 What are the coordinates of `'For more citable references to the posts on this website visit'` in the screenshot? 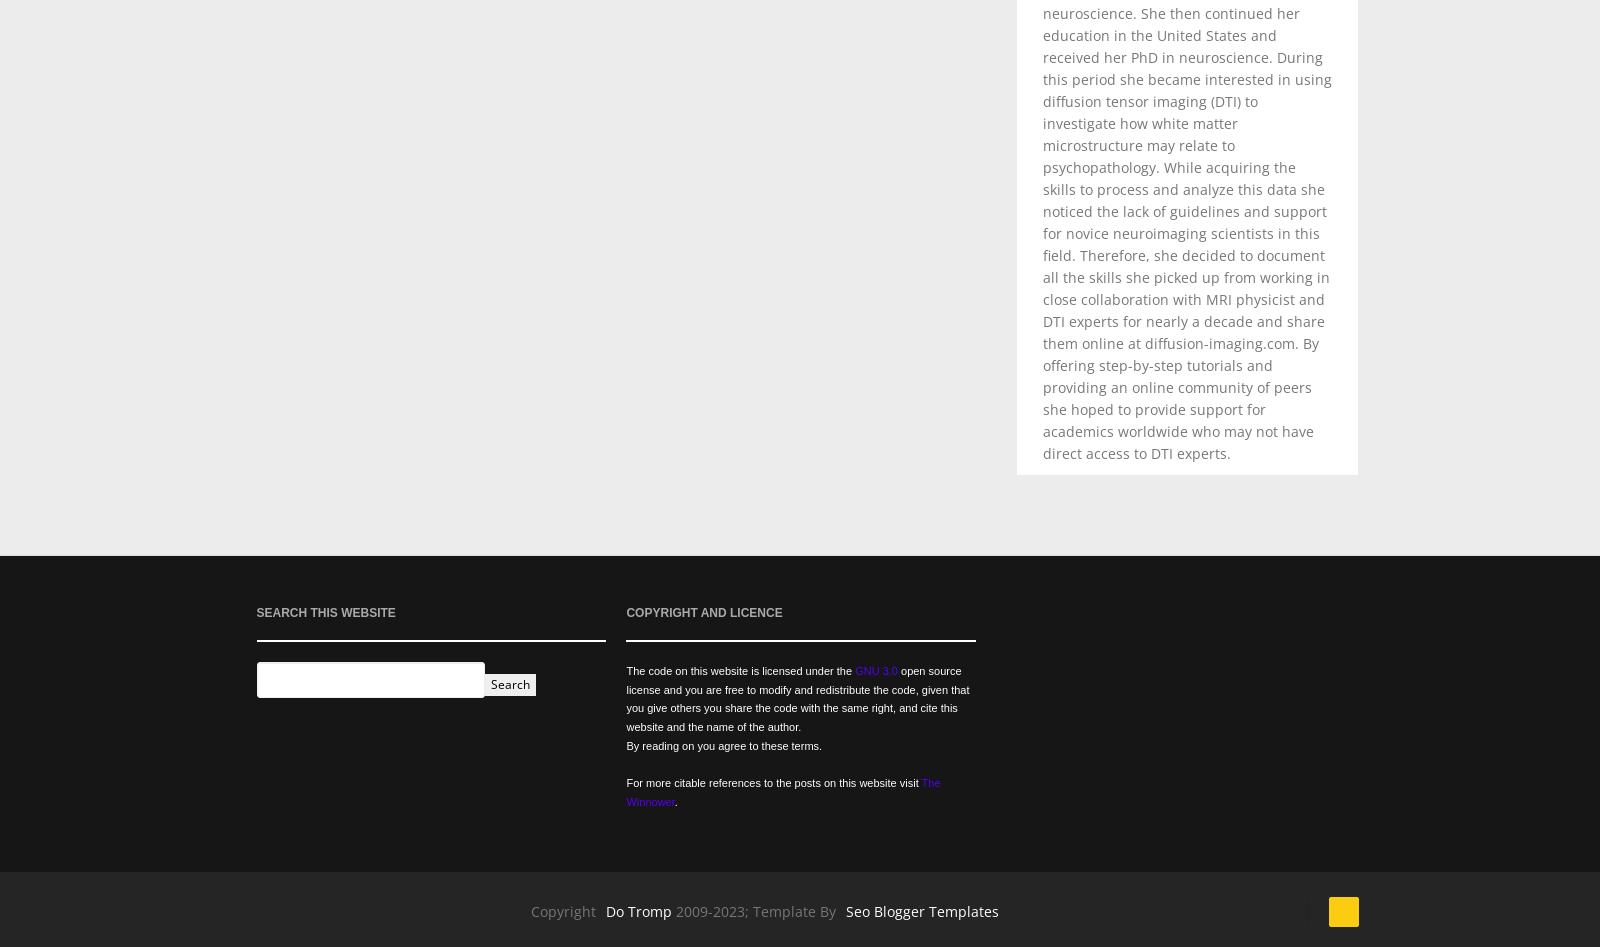 It's located at (773, 782).